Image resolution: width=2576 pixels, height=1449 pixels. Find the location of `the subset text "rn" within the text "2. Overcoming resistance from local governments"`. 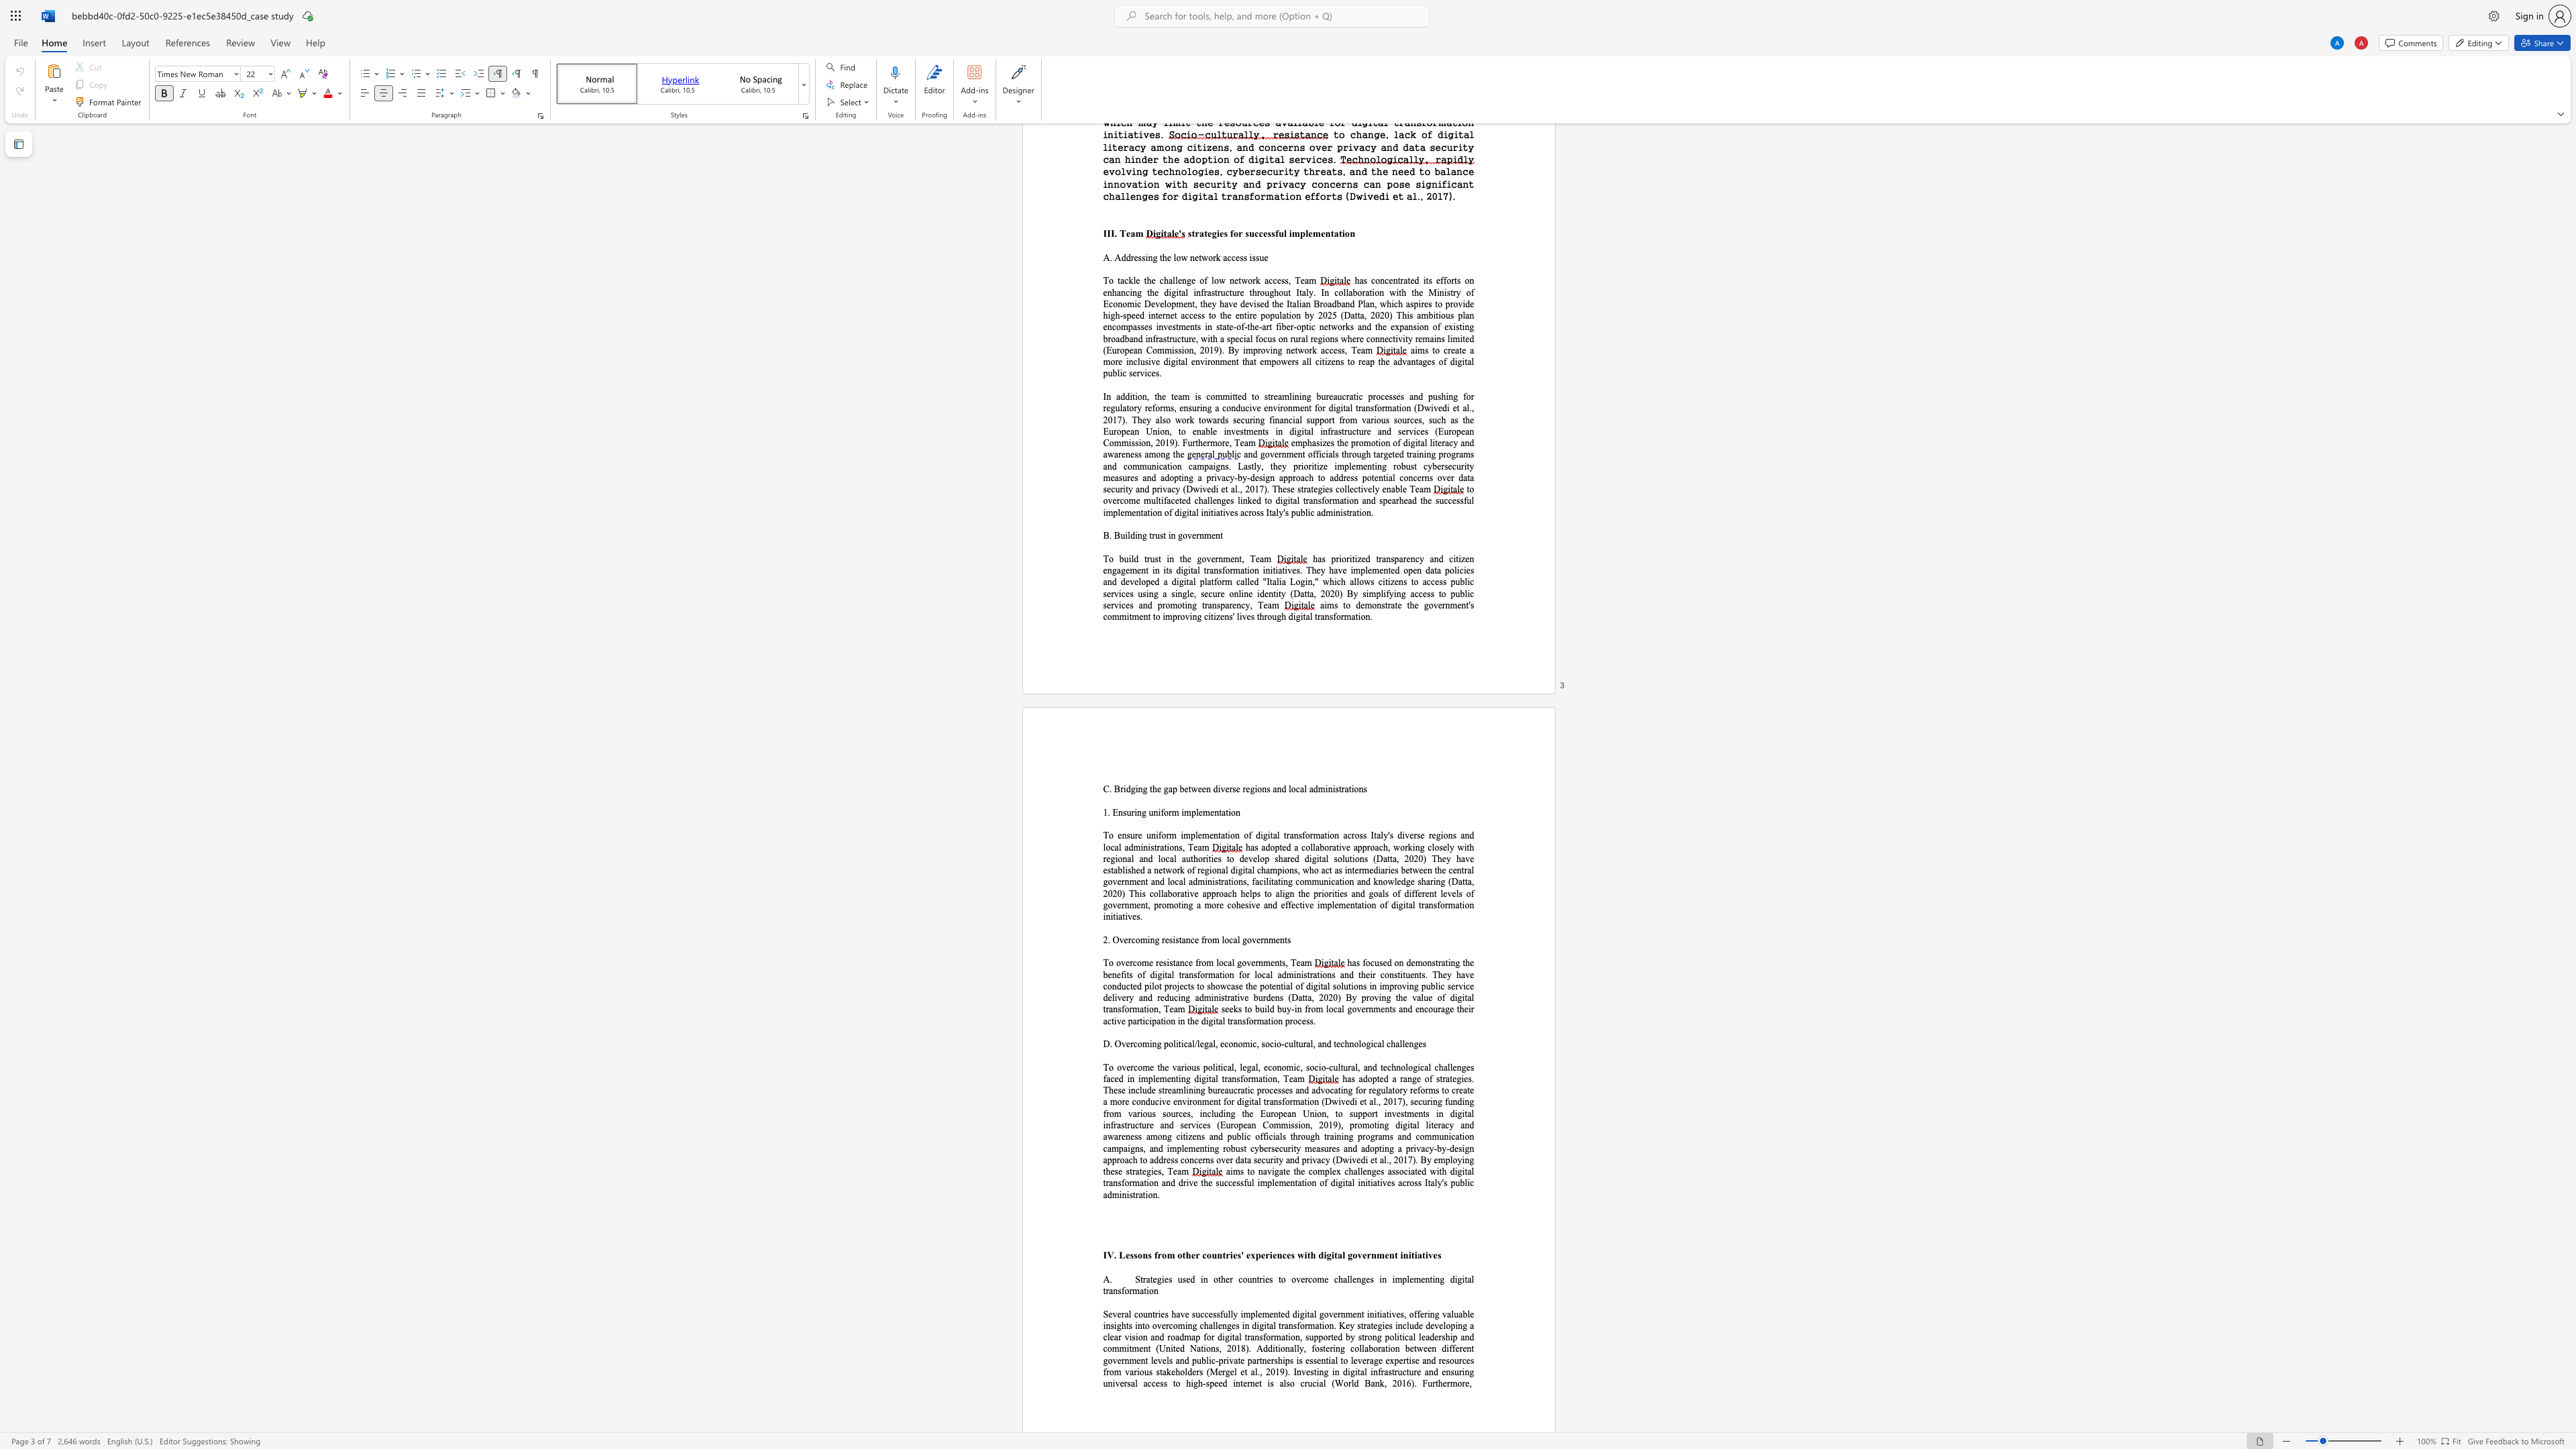

the subset text "rn" within the text "2. Overcoming resistance from local governments" is located at coordinates (1260, 940).